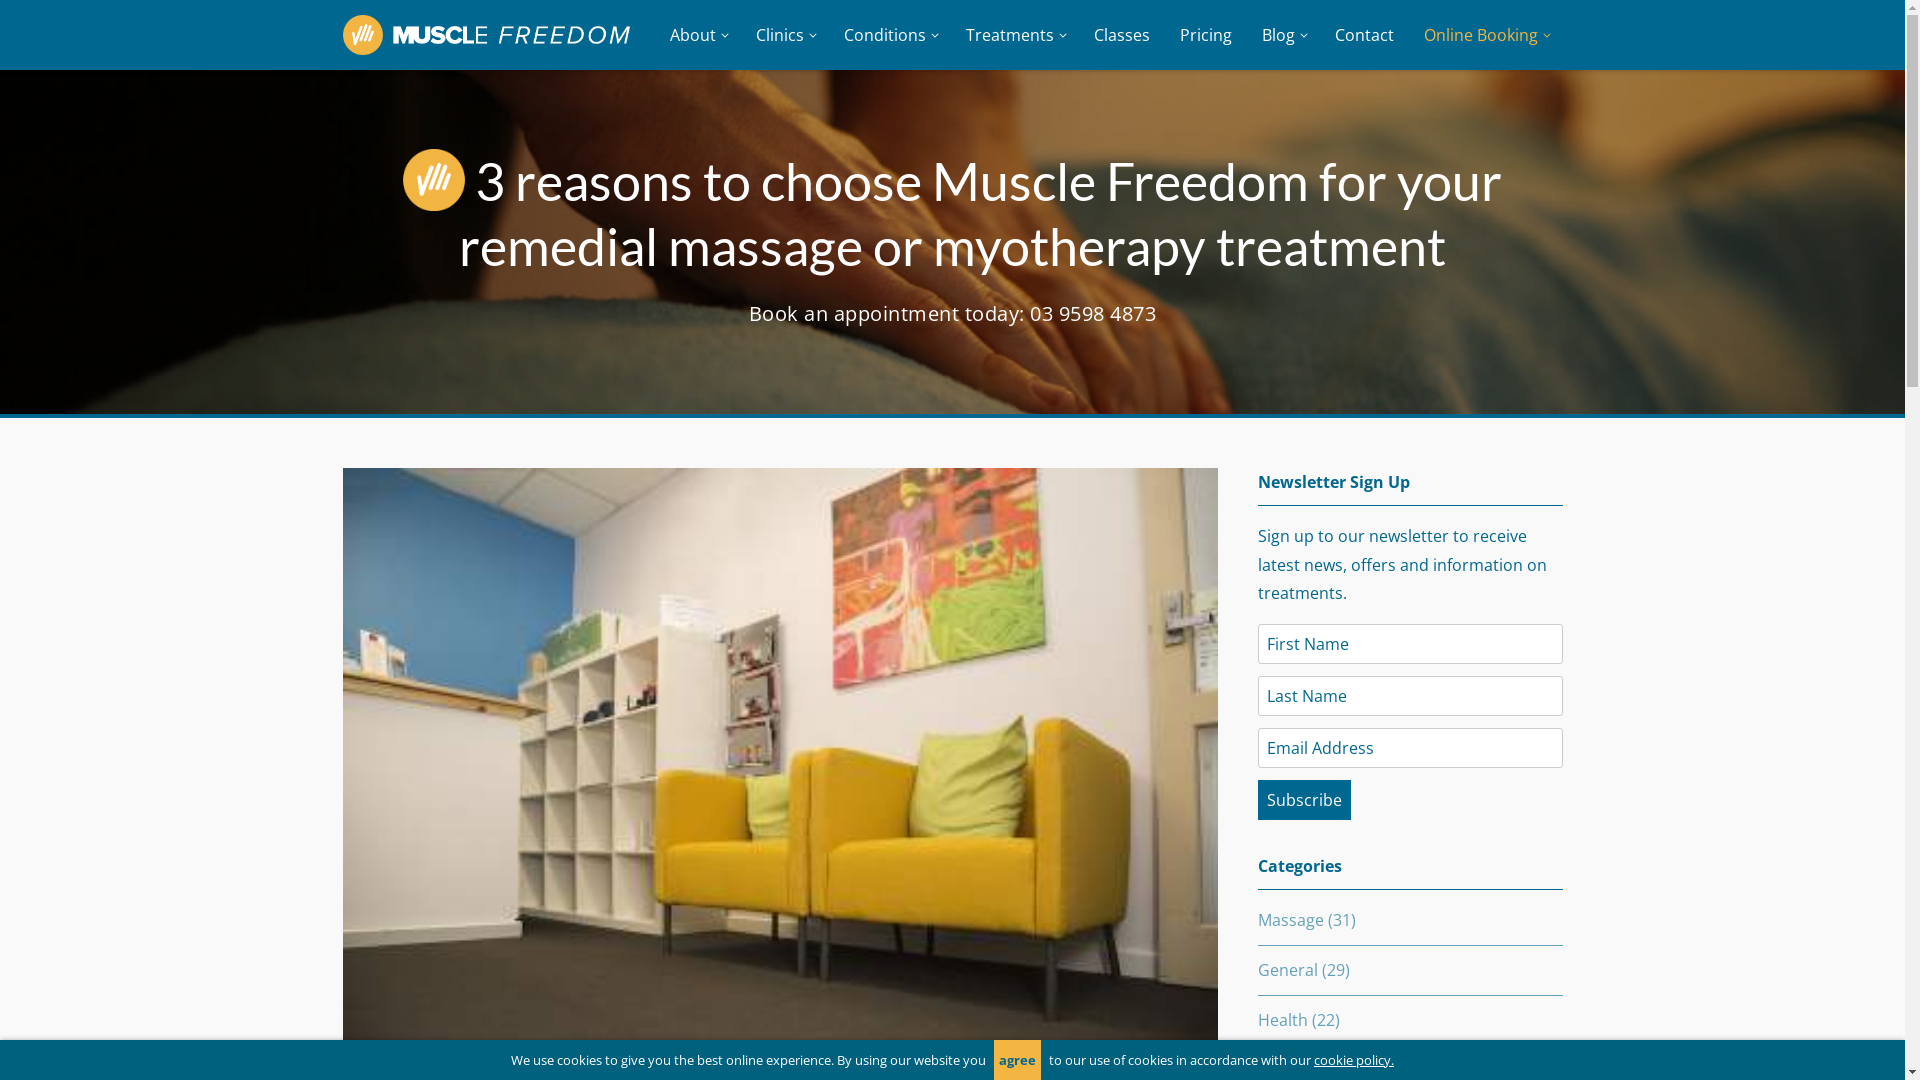 The image size is (1920, 1080). I want to click on 'Health', so click(1256, 1019).